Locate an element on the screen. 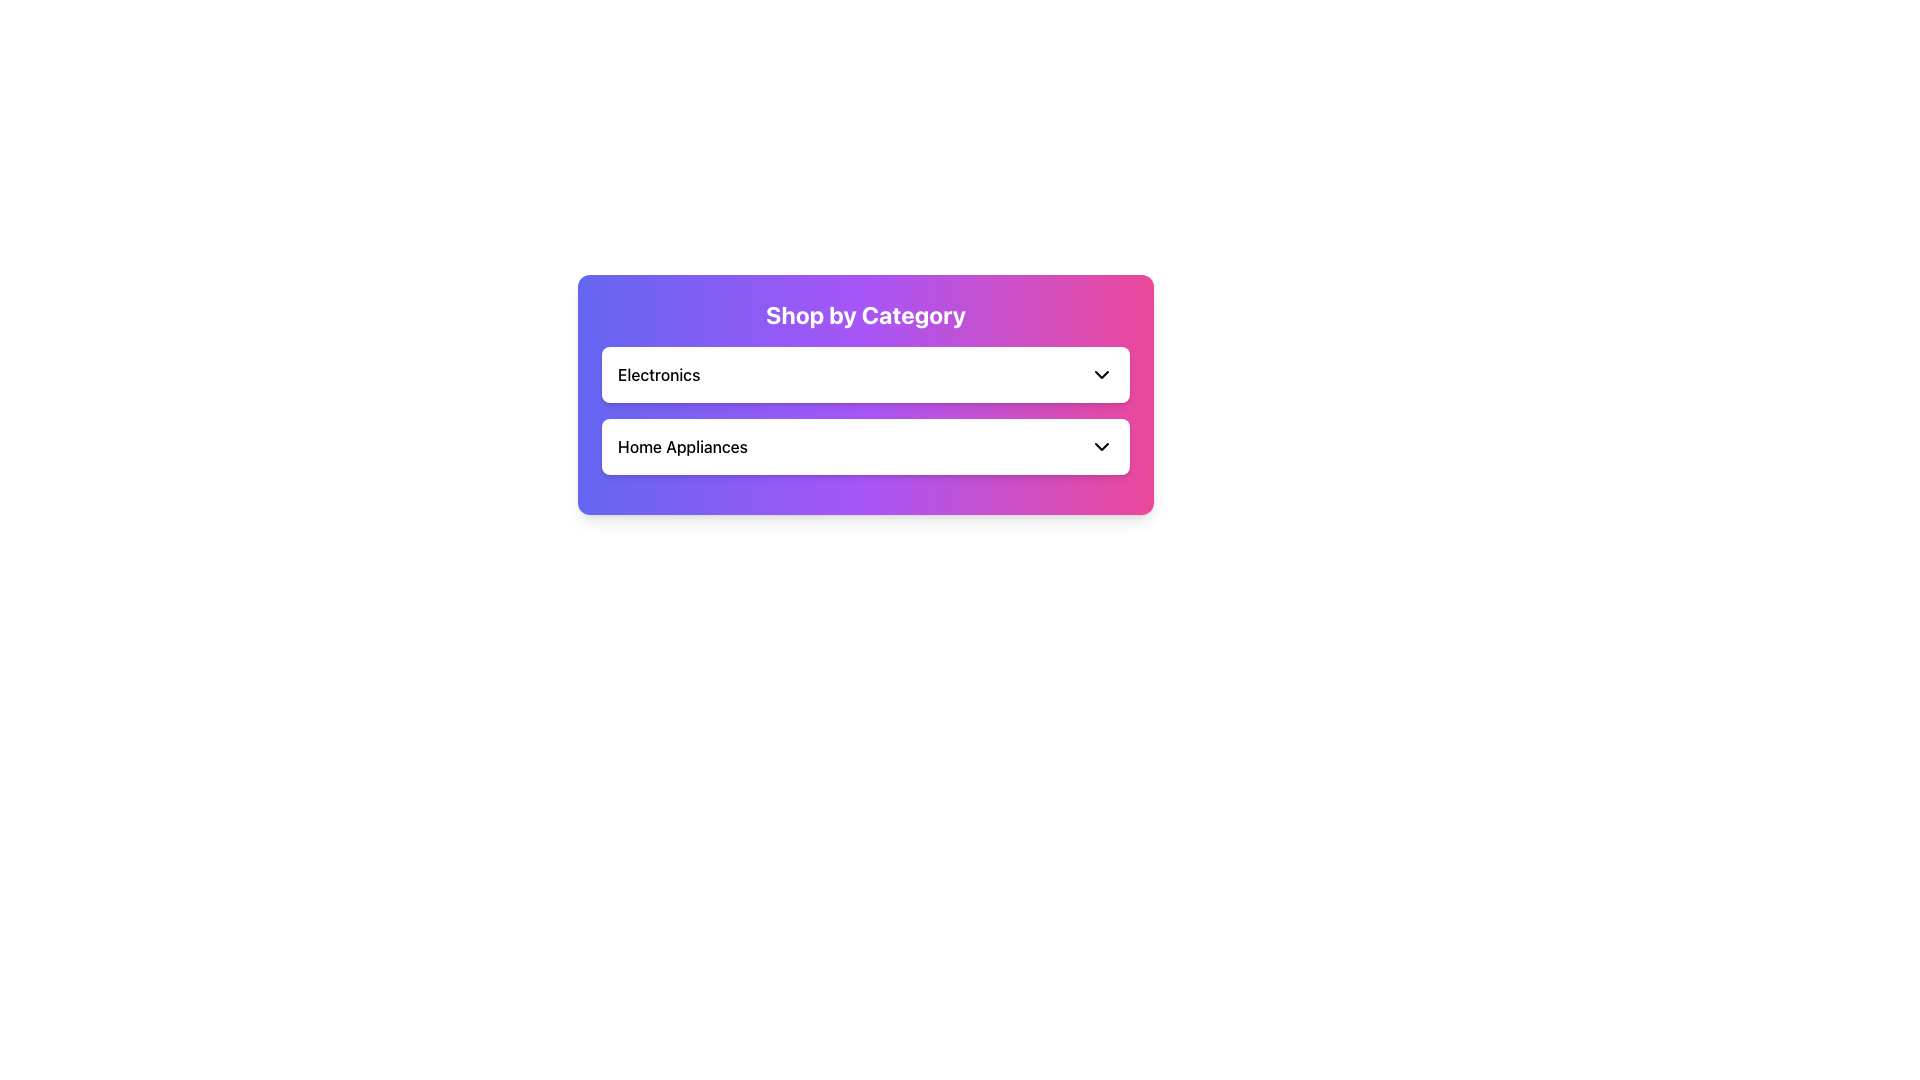  the 'Home Appliances' text label in the dropdown menu, which indicates the currently selected category is located at coordinates (682, 446).